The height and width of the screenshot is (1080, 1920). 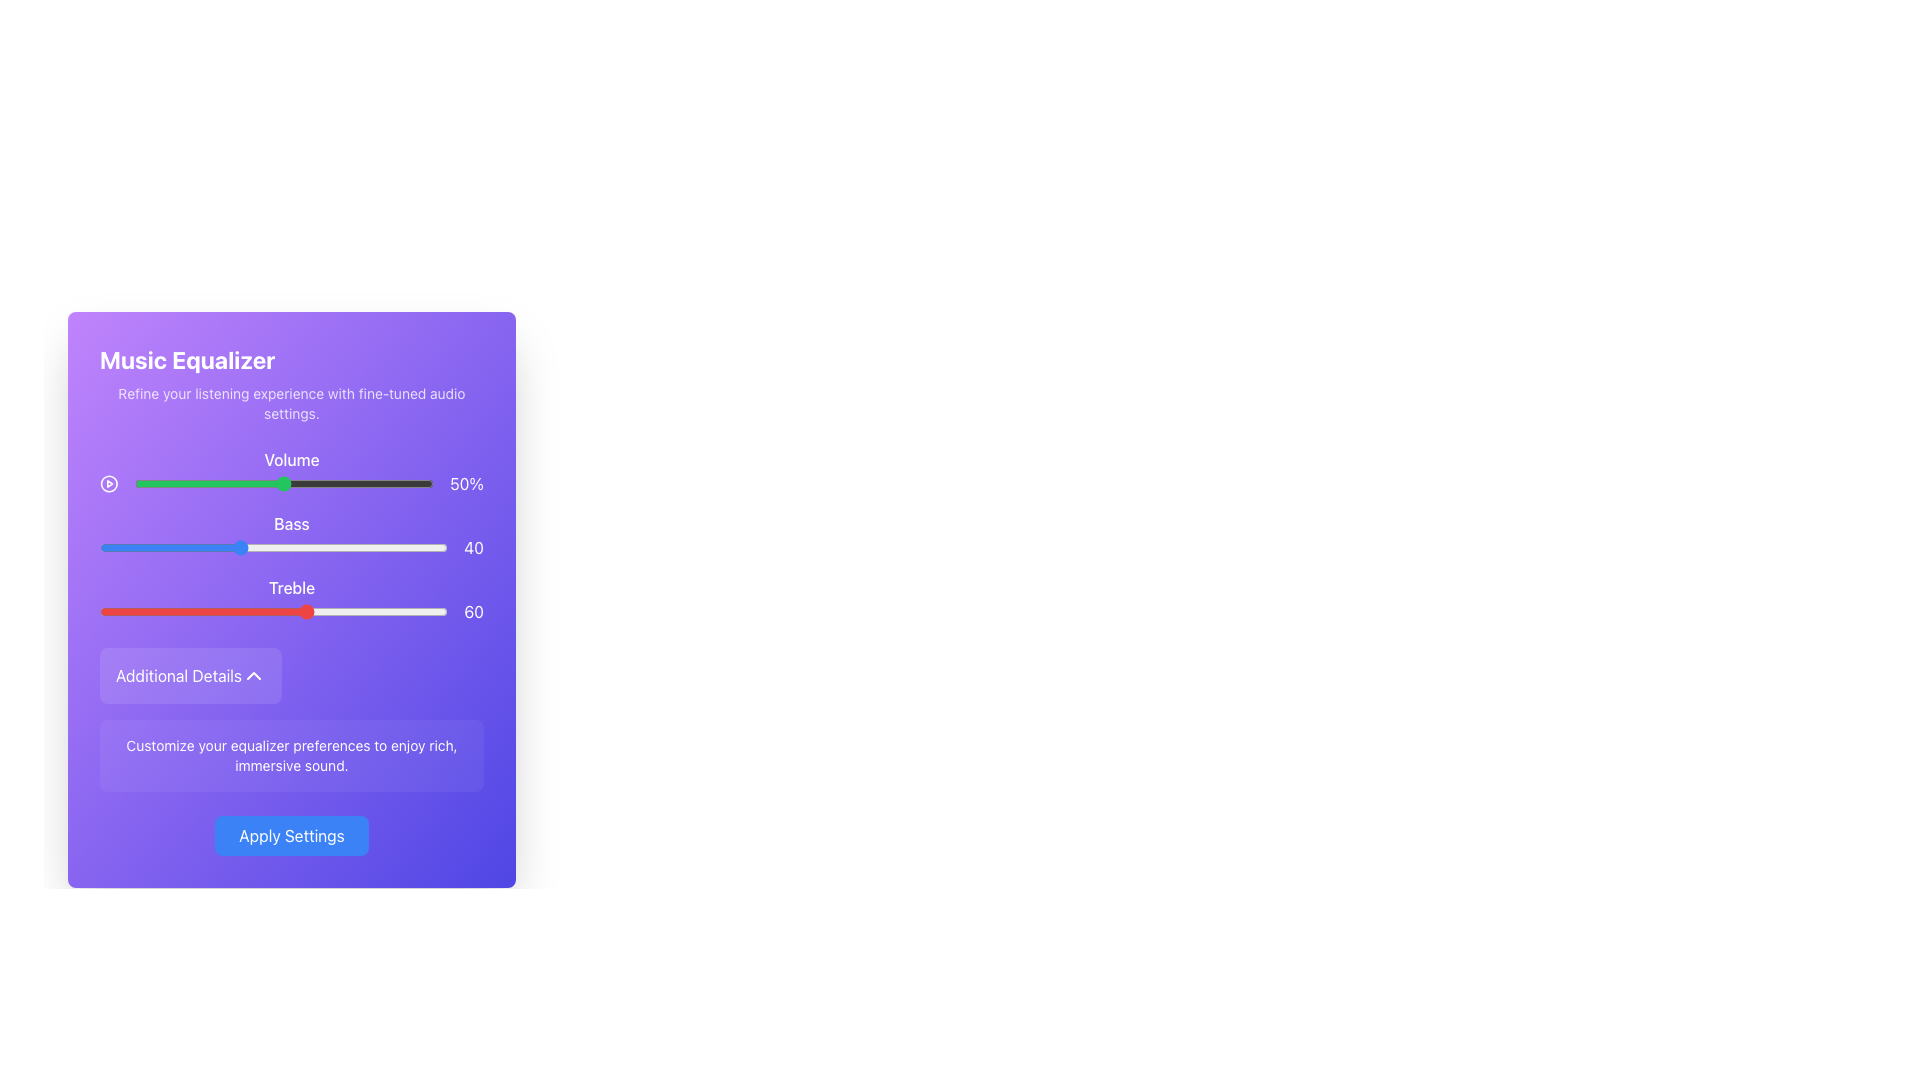 What do you see at coordinates (380, 483) in the screenshot?
I see `the slider` at bounding box center [380, 483].